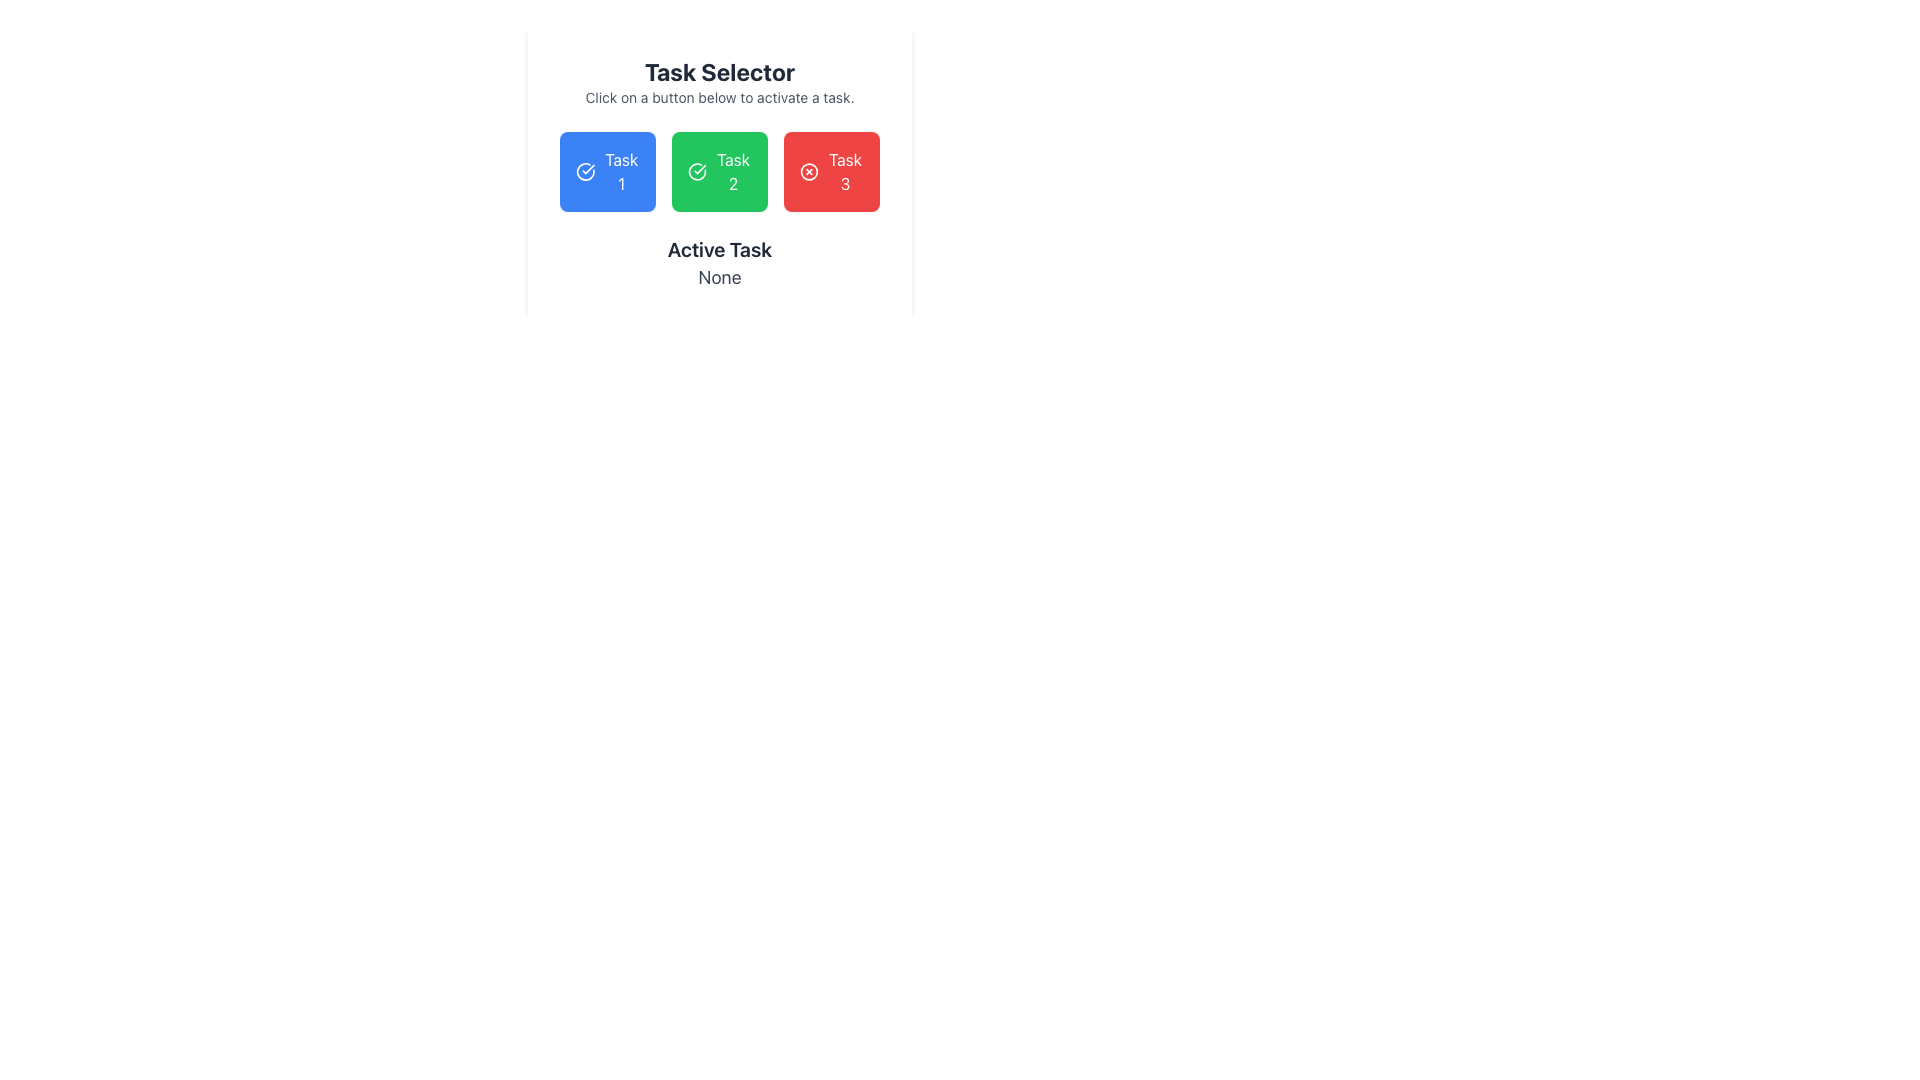 Image resolution: width=1920 pixels, height=1080 pixels. I want to click on the second button labeled 'Task 2' located beneath the text 'Task Selector', so click(720, 171).